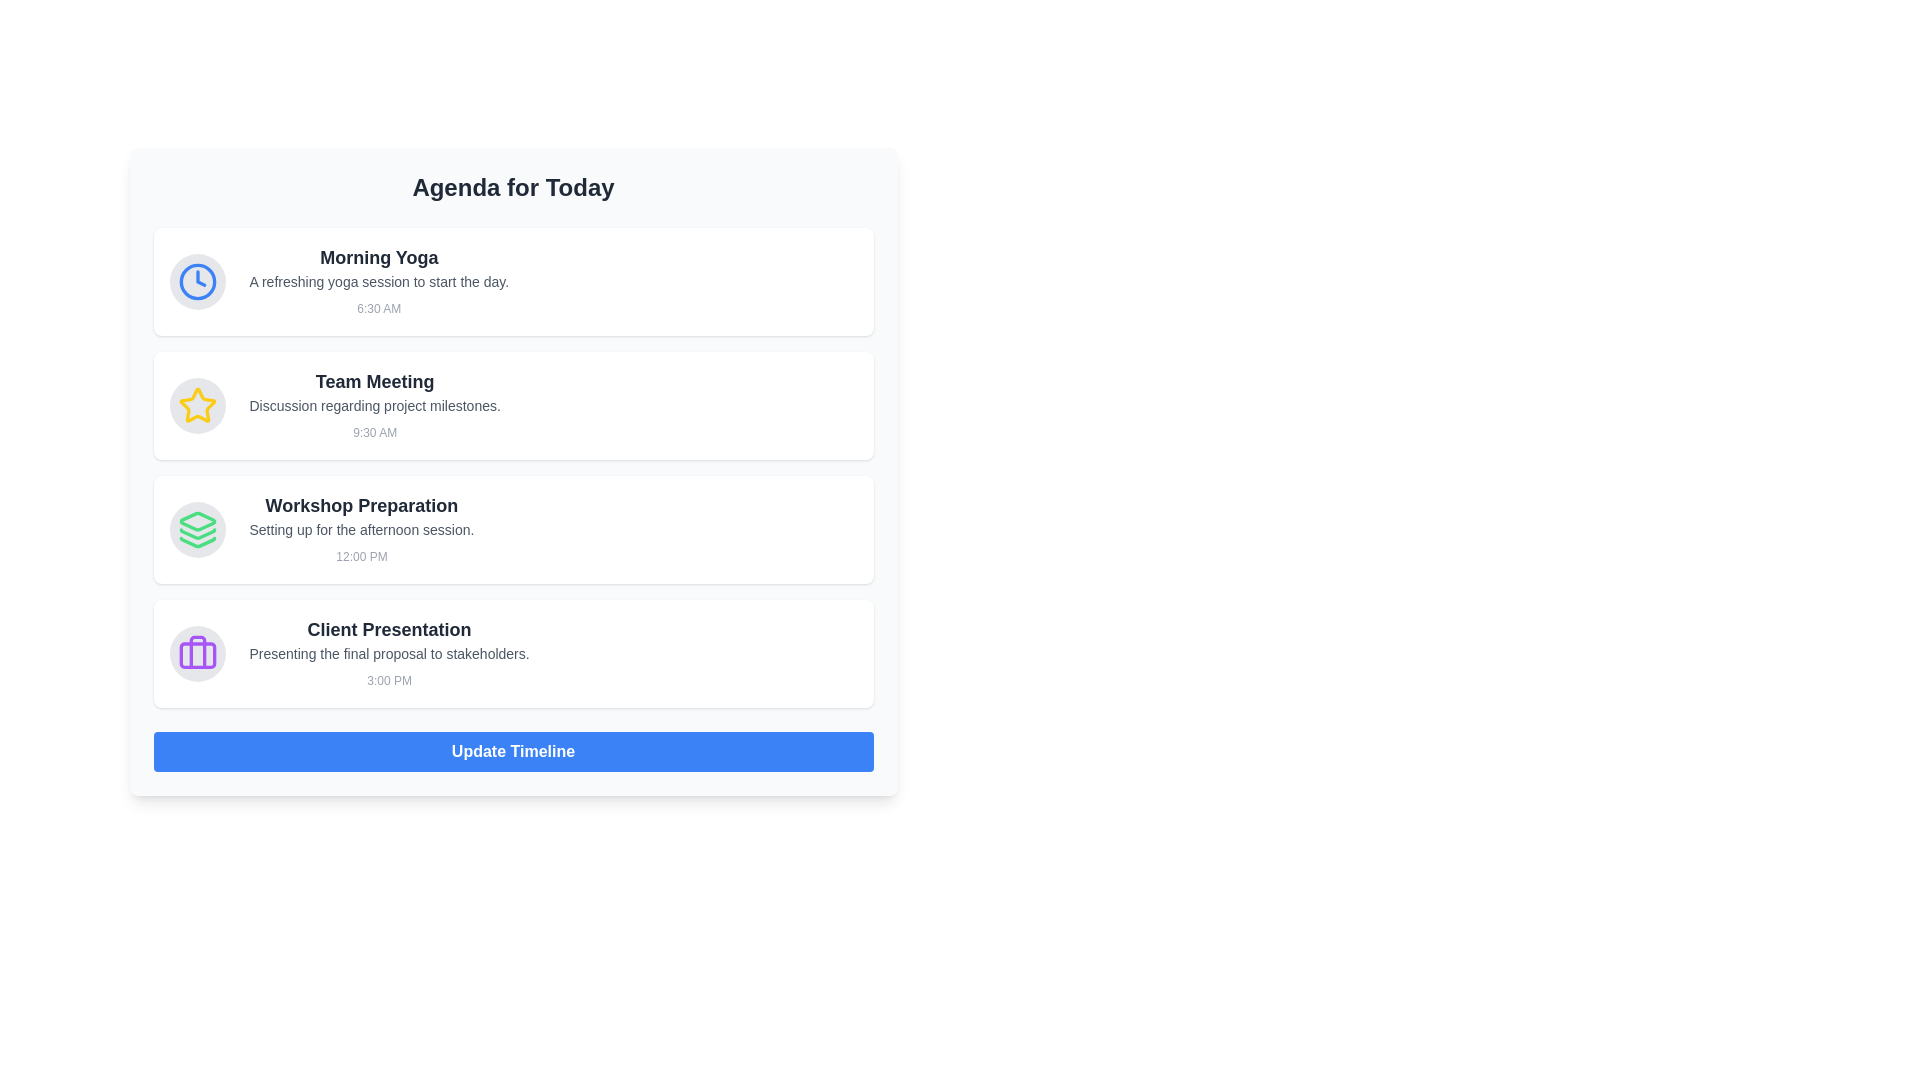  What do you see at coordinates (197, 533) in the screenshot?
I see `the middle layer of the layered stack icon styled in green, which is associated with the 'Workshop Preparation' text in the agenda list` at bounding box center [197, 533].